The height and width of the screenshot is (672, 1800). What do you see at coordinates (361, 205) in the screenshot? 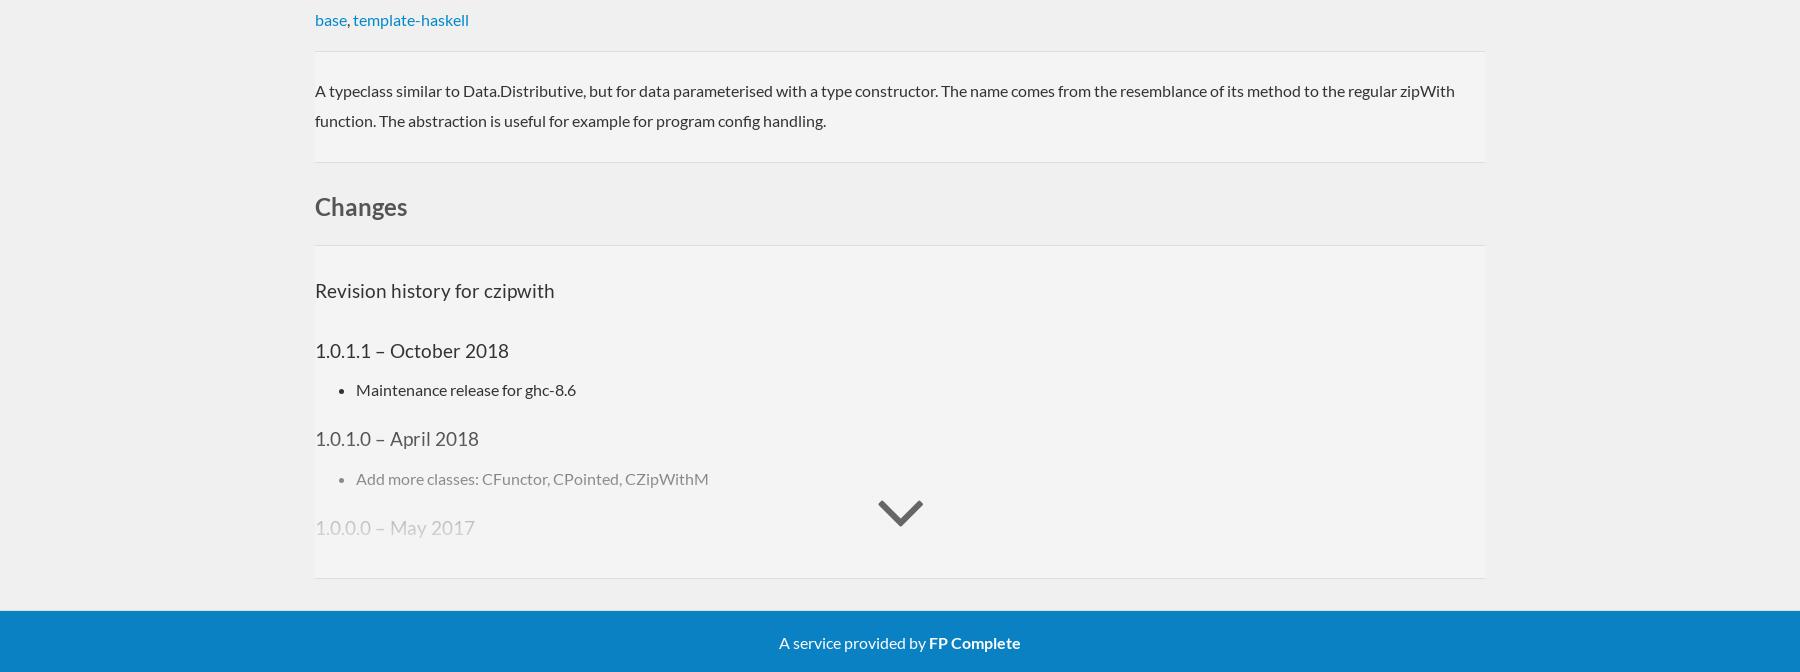
I see `'Changes'` at bounding box center [361, 205].